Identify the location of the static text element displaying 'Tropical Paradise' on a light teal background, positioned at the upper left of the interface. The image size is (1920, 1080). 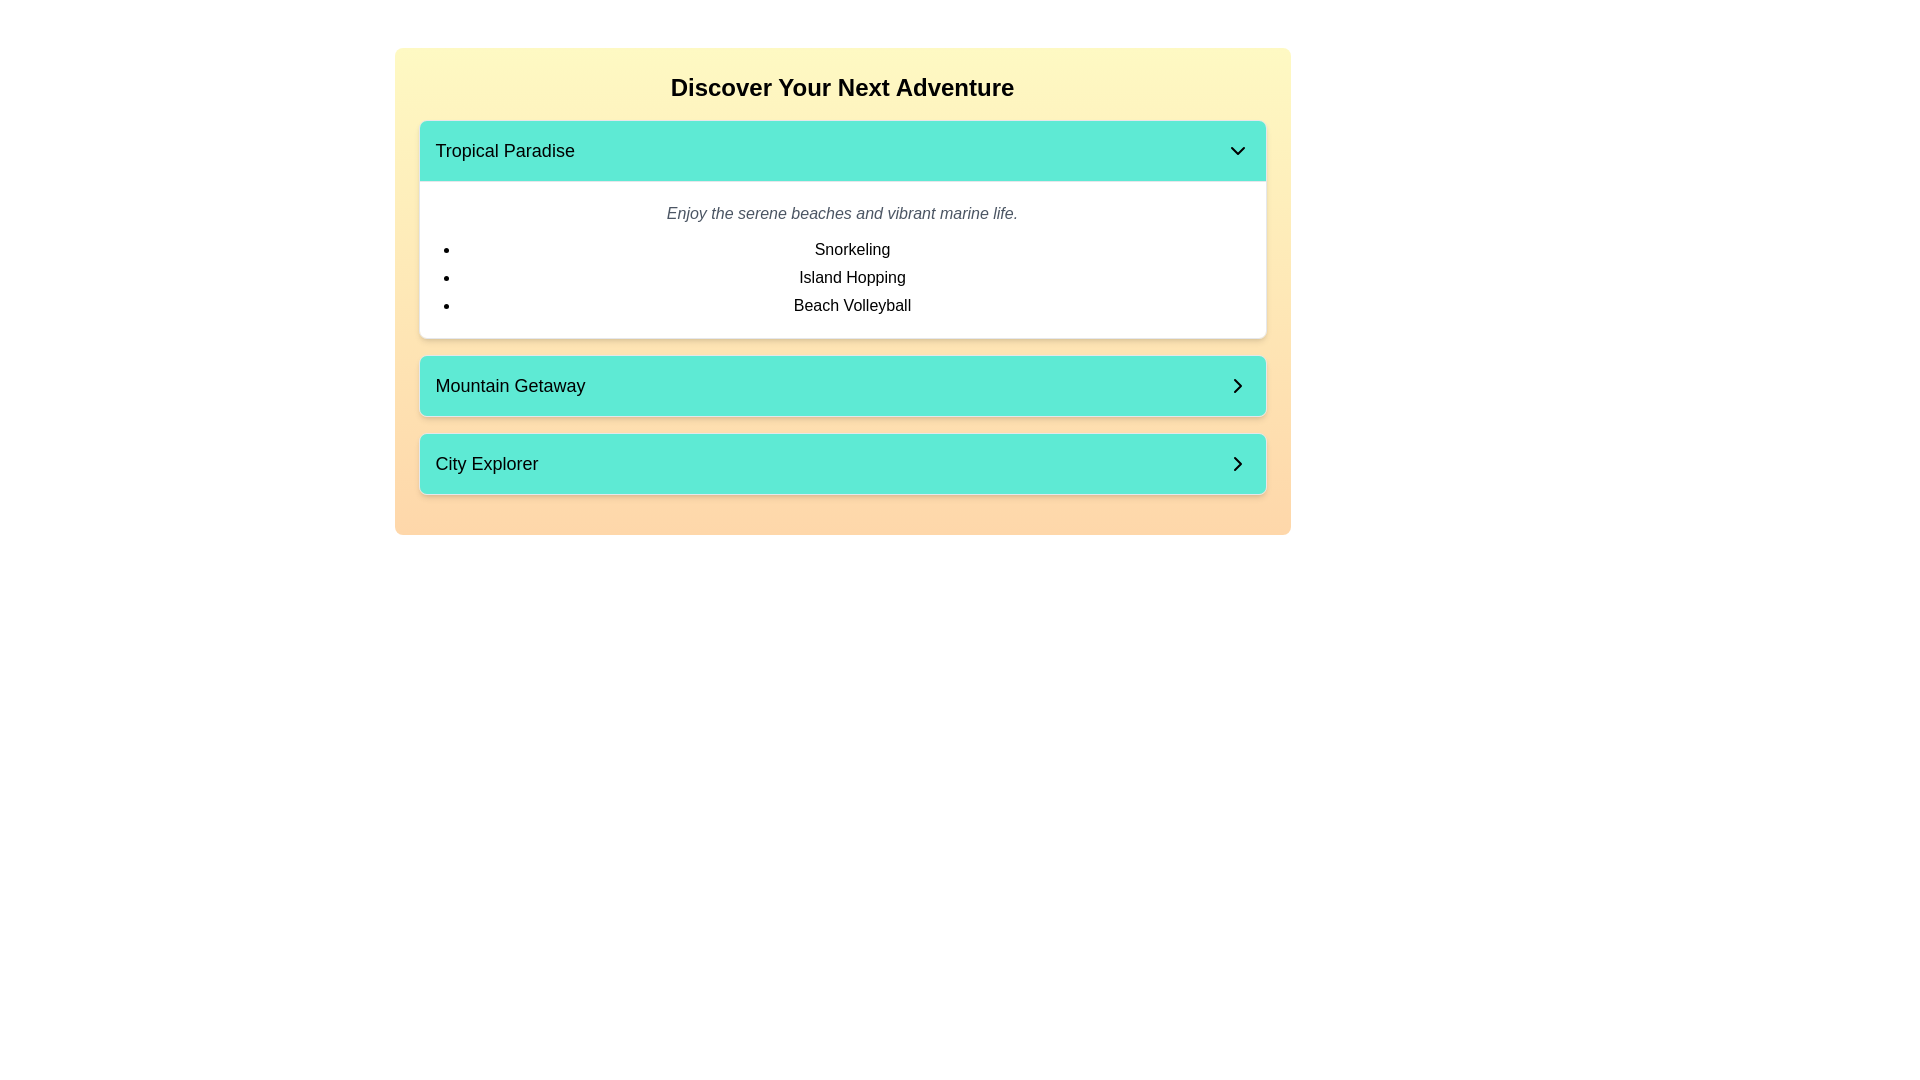
(505, 149).